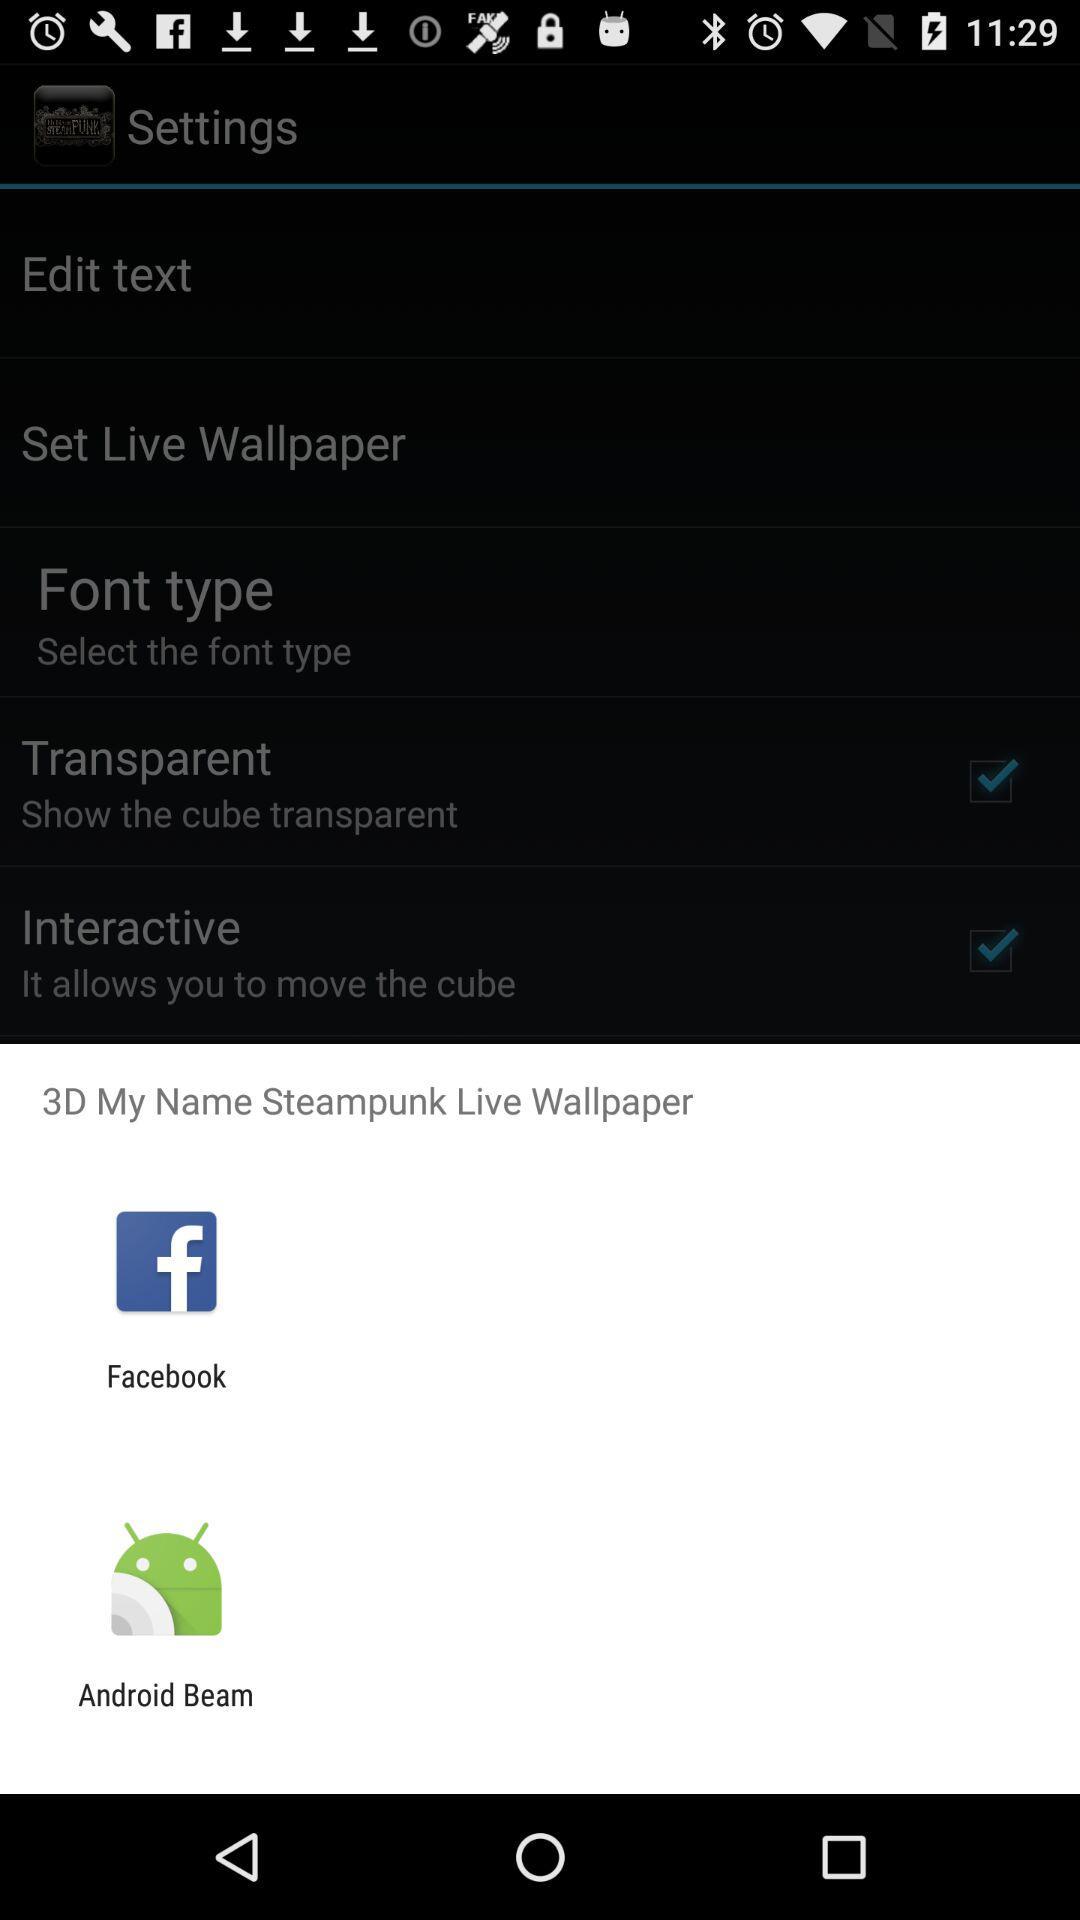 Image resolution: width=1080 pixels, height=1920 pixels. Describe the element at coordinates (165, 1711) in the screenshot. I see `android beam app` at that location.